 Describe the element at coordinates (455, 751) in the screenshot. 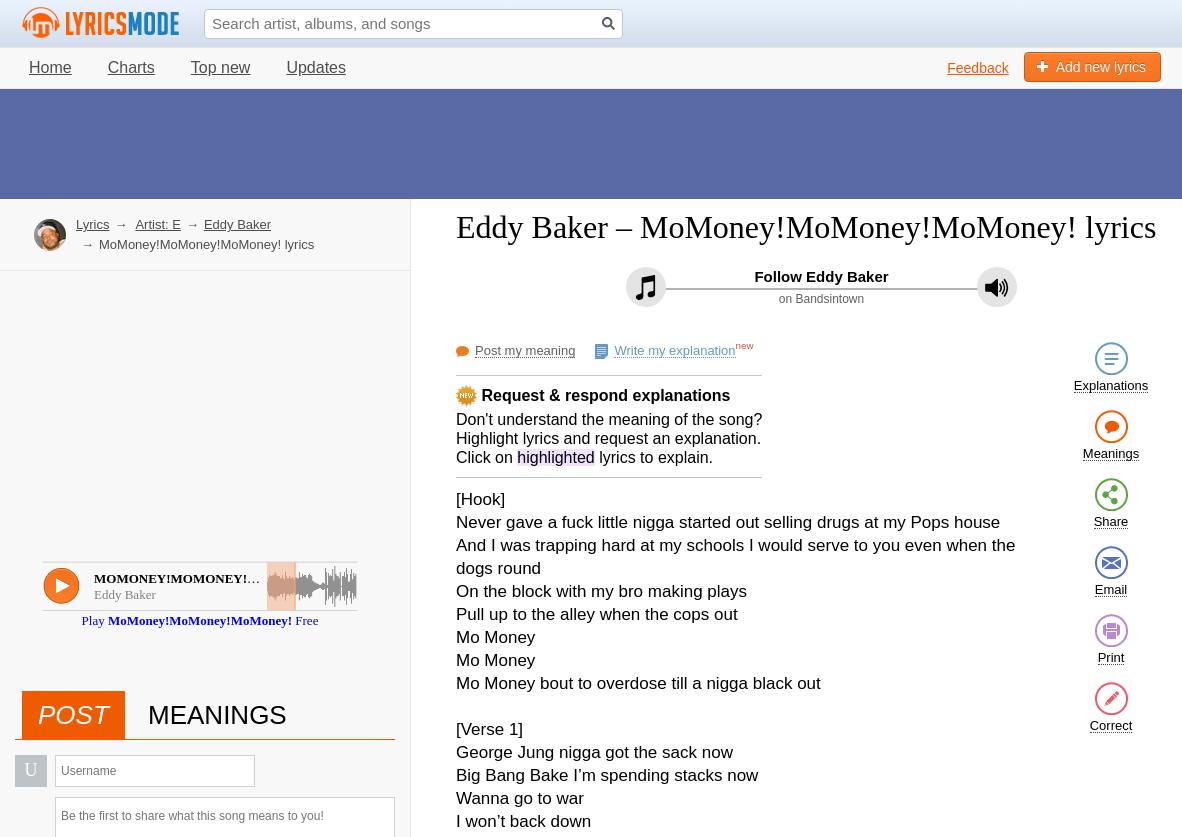

I see `'George Jung nigga got the sack now'` at that location.